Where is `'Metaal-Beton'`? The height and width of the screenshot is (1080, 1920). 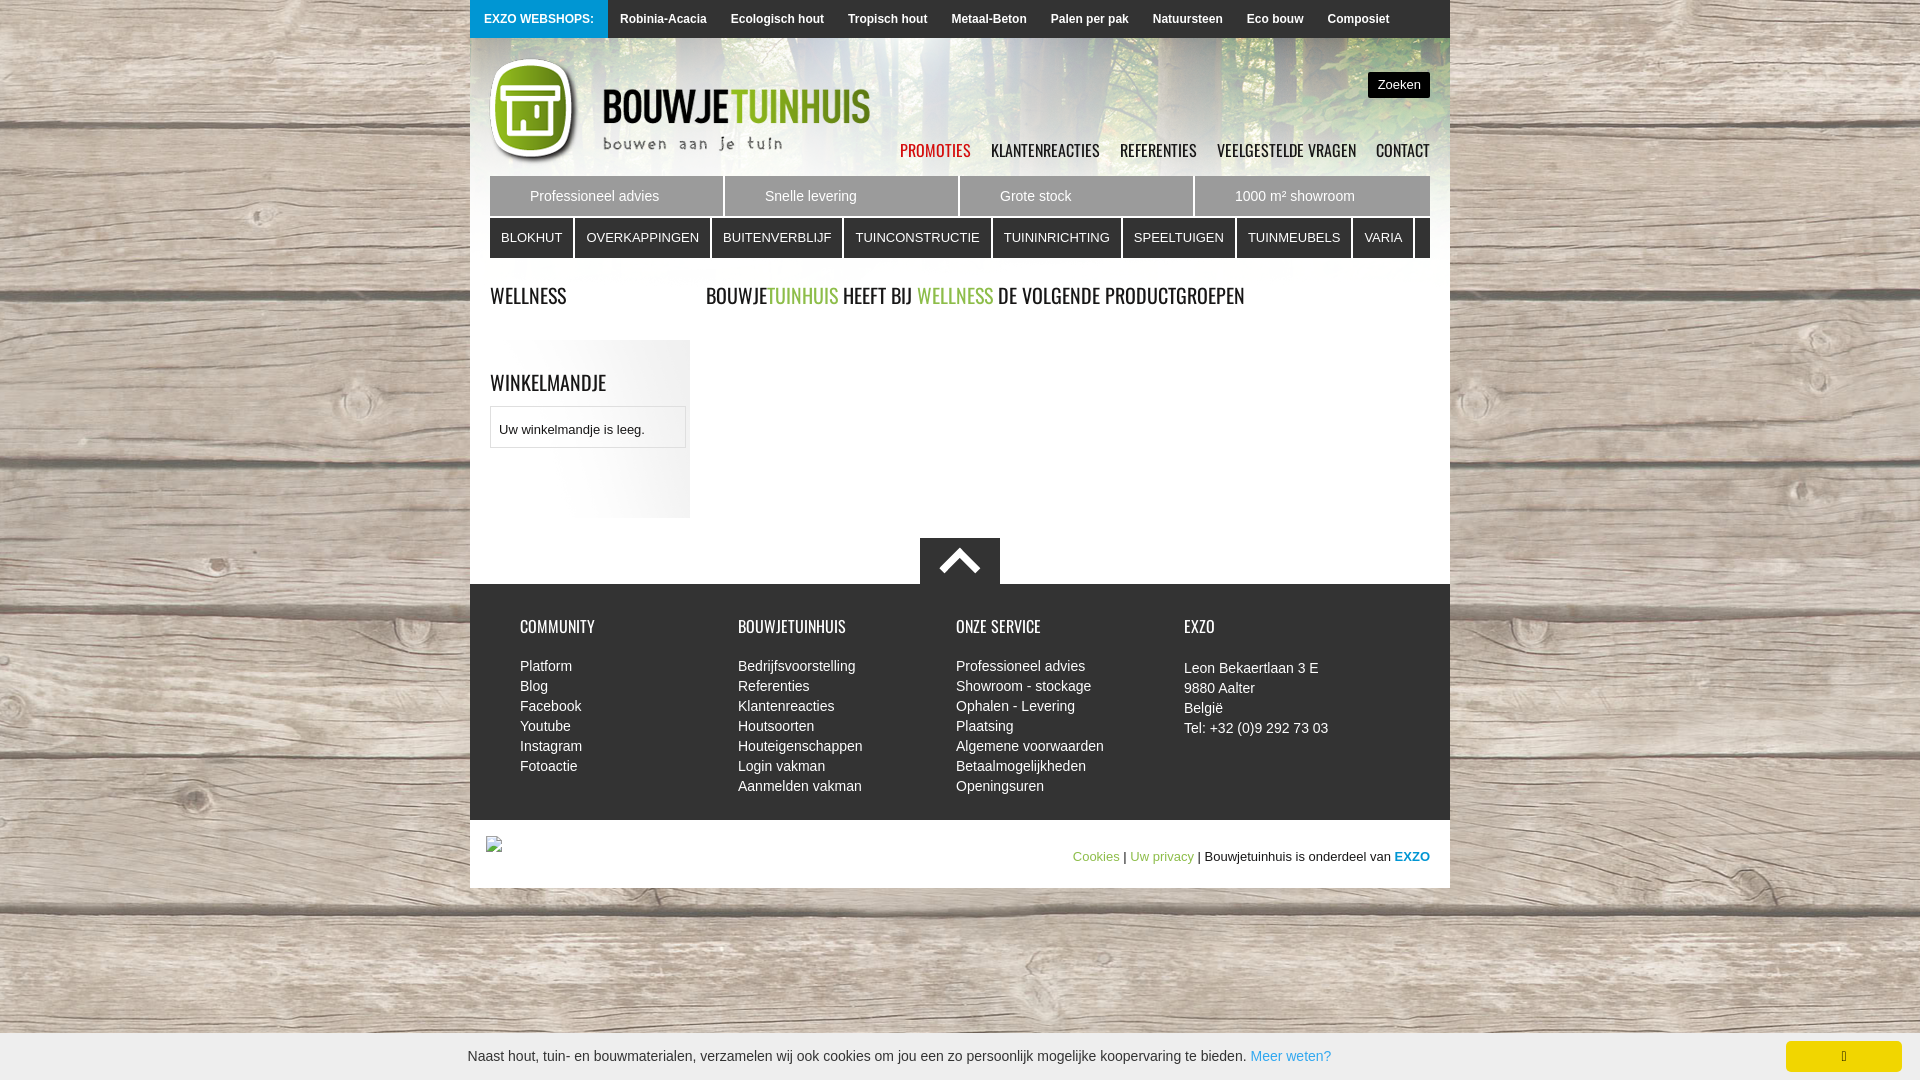
'Metaal-Beton' is located at coordinates (988, 19).